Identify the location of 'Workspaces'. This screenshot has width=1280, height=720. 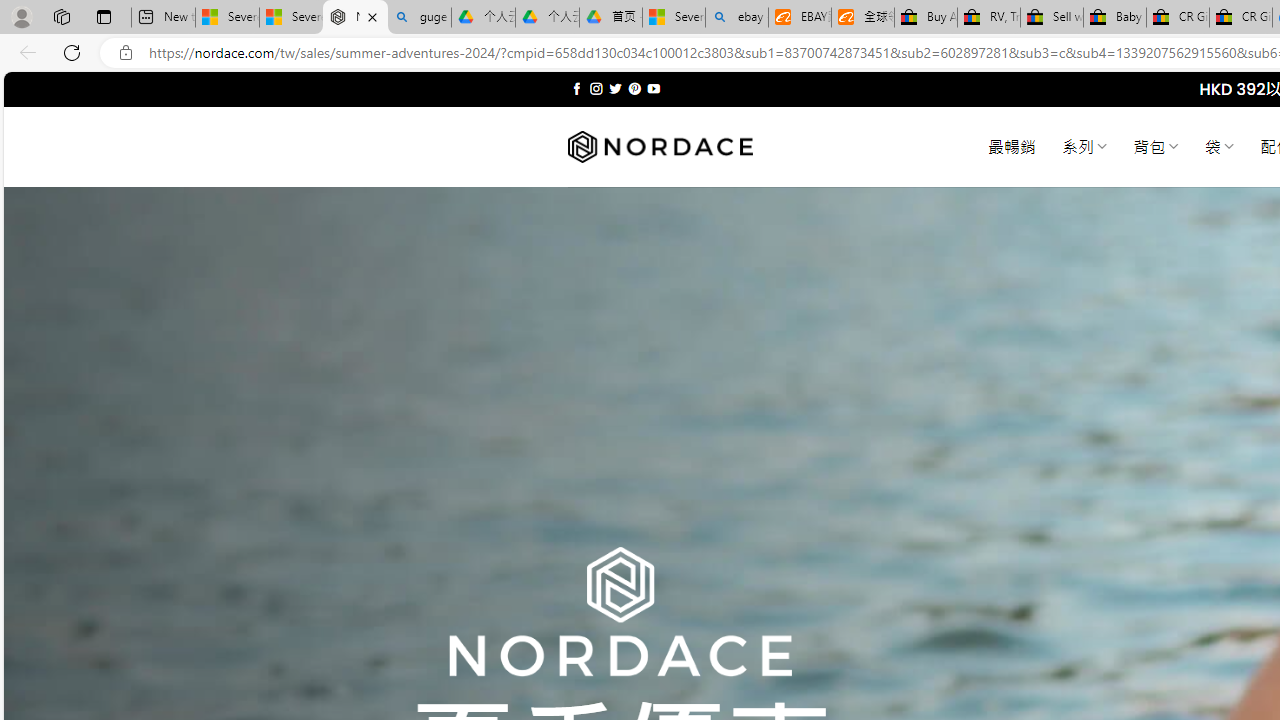
(61, 16).